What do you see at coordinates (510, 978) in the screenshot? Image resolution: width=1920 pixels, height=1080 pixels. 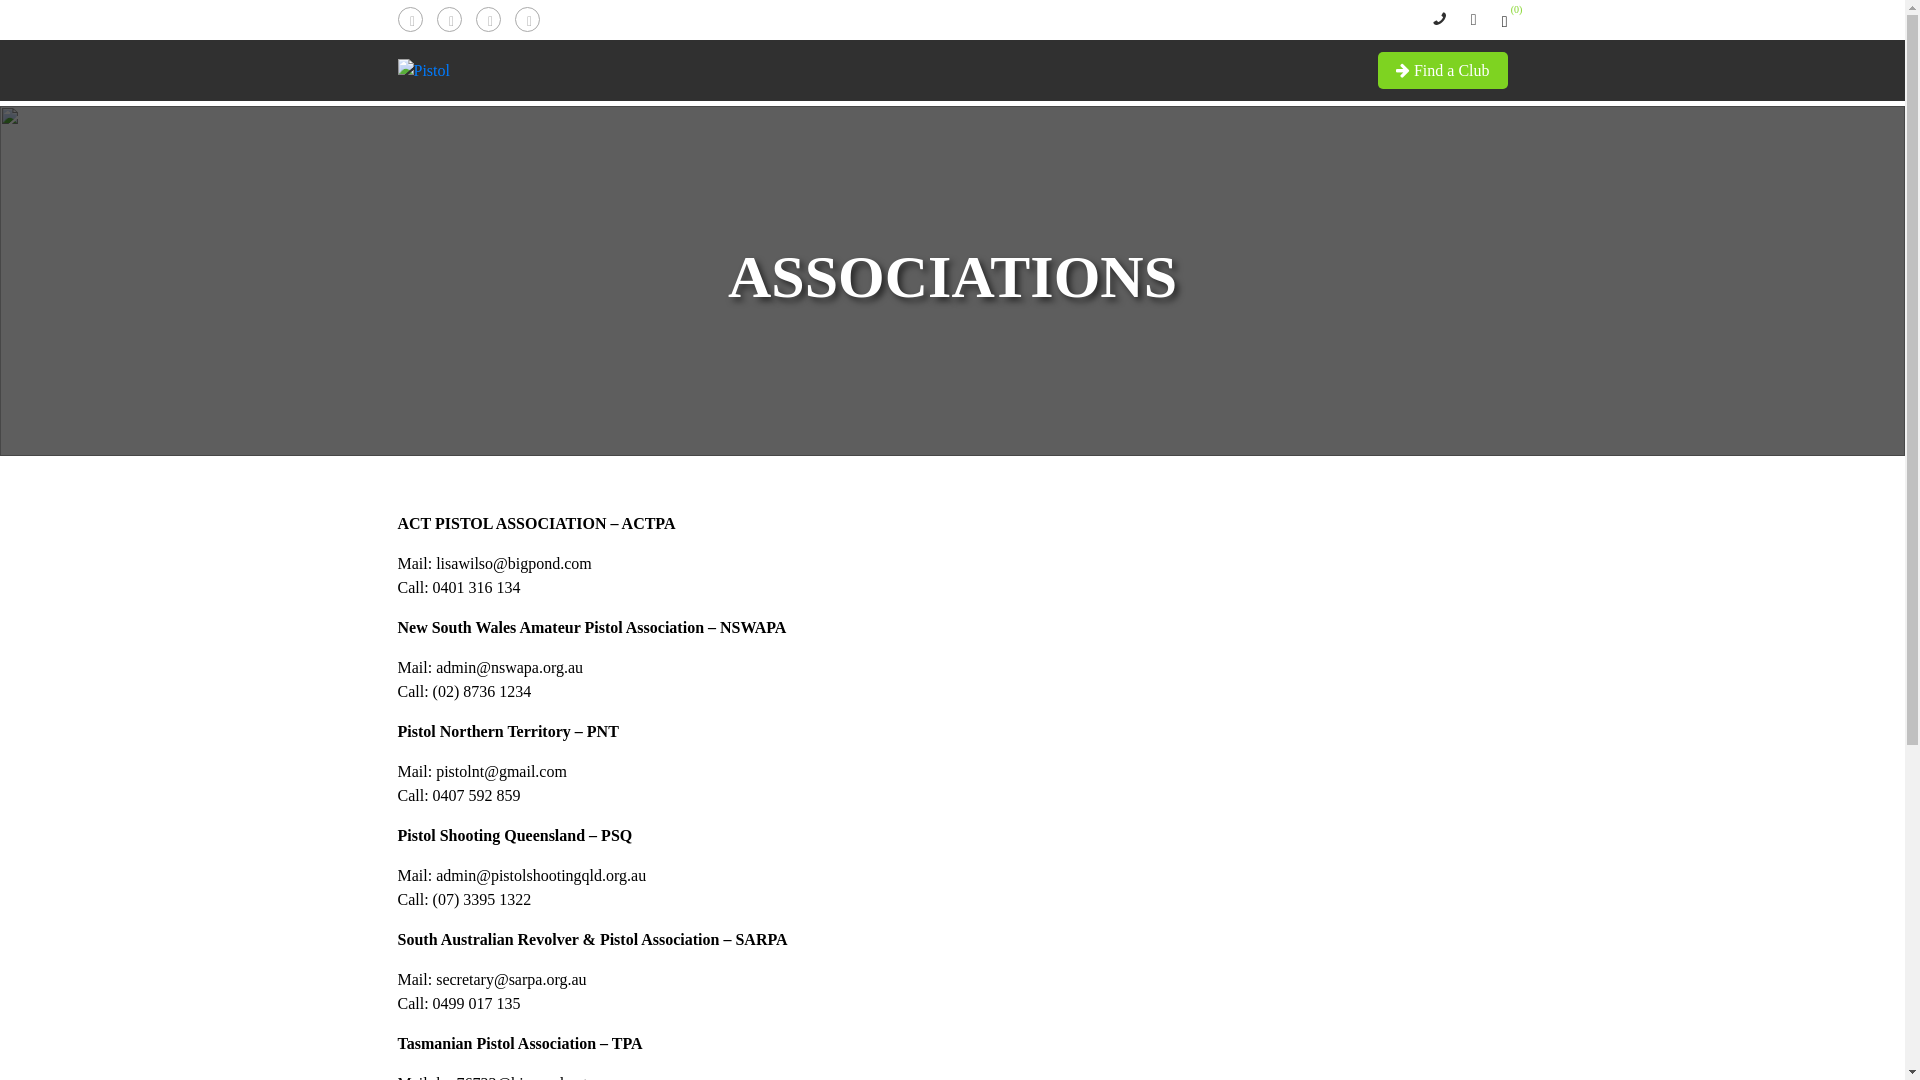 I see `'secretary@sarpa.org.au'` at bounding box center [510, 978].